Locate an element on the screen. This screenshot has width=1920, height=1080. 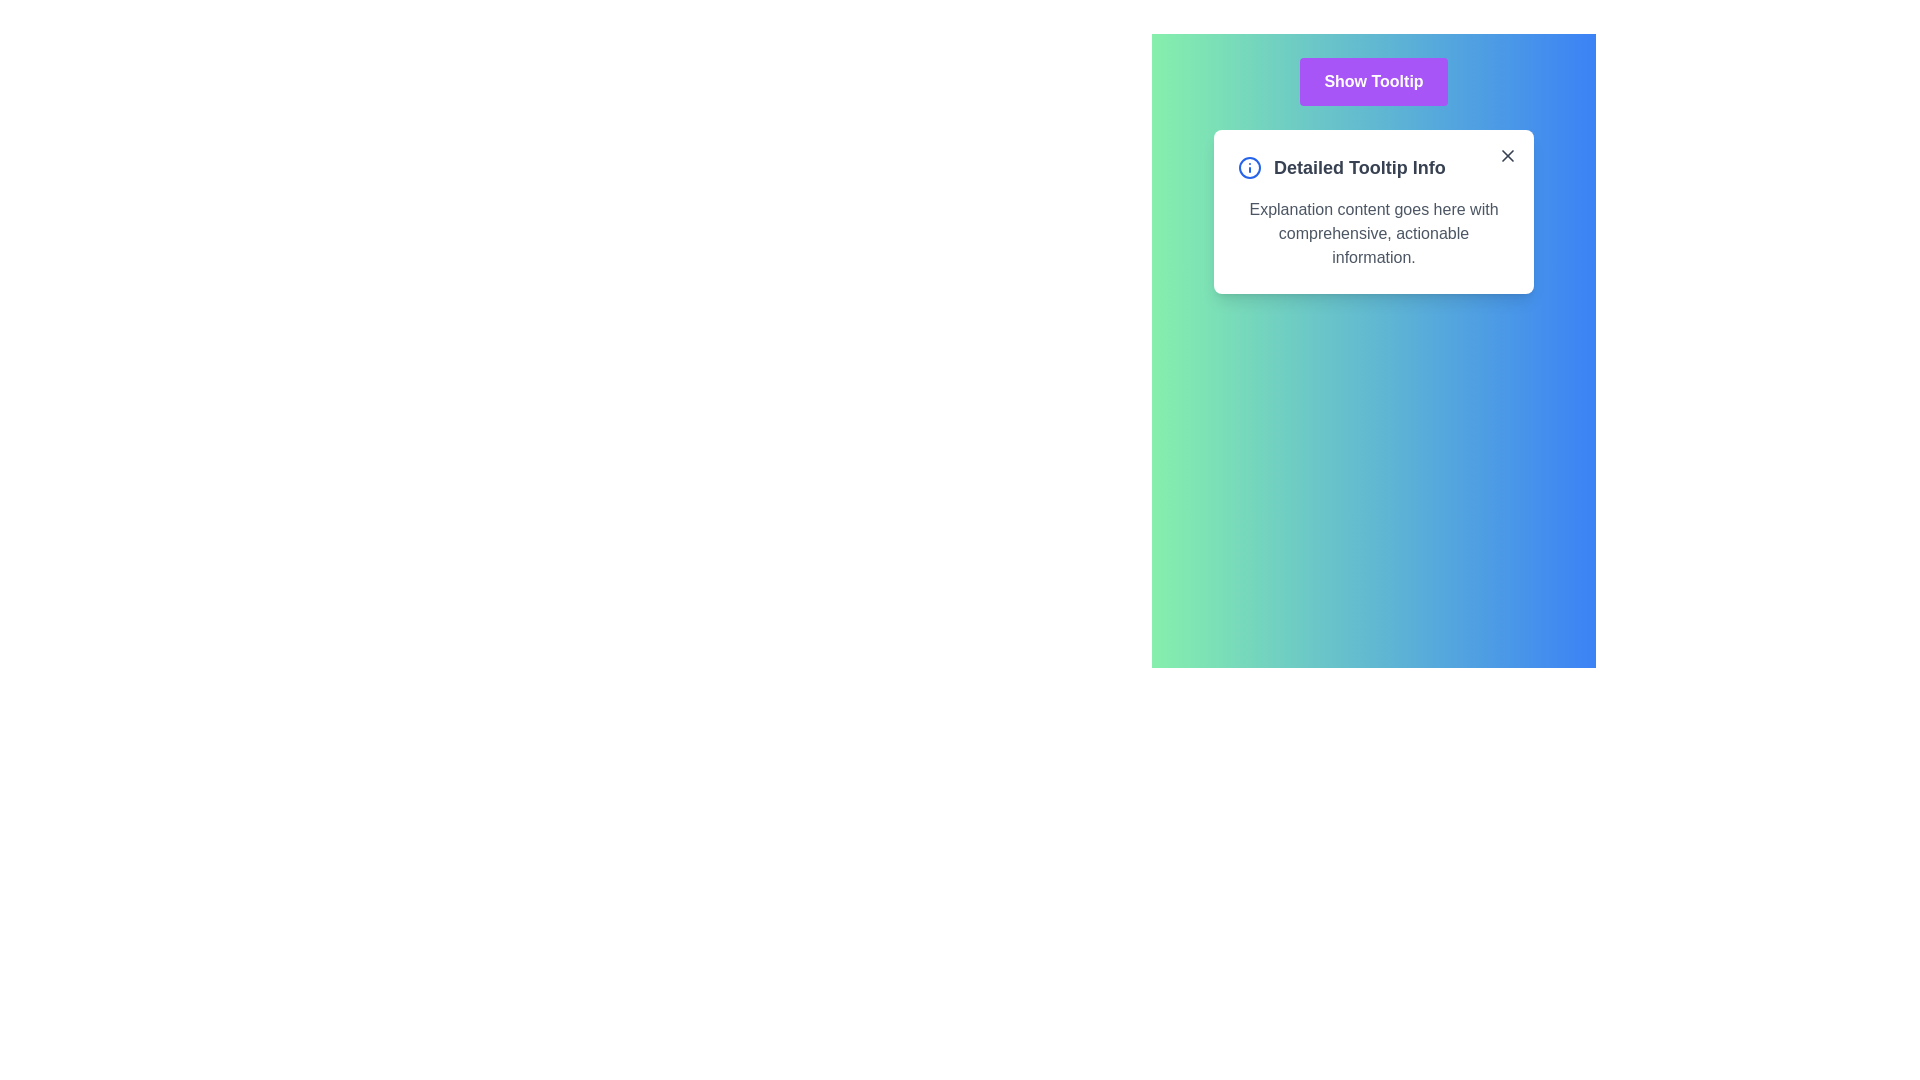
the close icon located at the top-right corner of the tooltip is located at coordinates (1507, 154).